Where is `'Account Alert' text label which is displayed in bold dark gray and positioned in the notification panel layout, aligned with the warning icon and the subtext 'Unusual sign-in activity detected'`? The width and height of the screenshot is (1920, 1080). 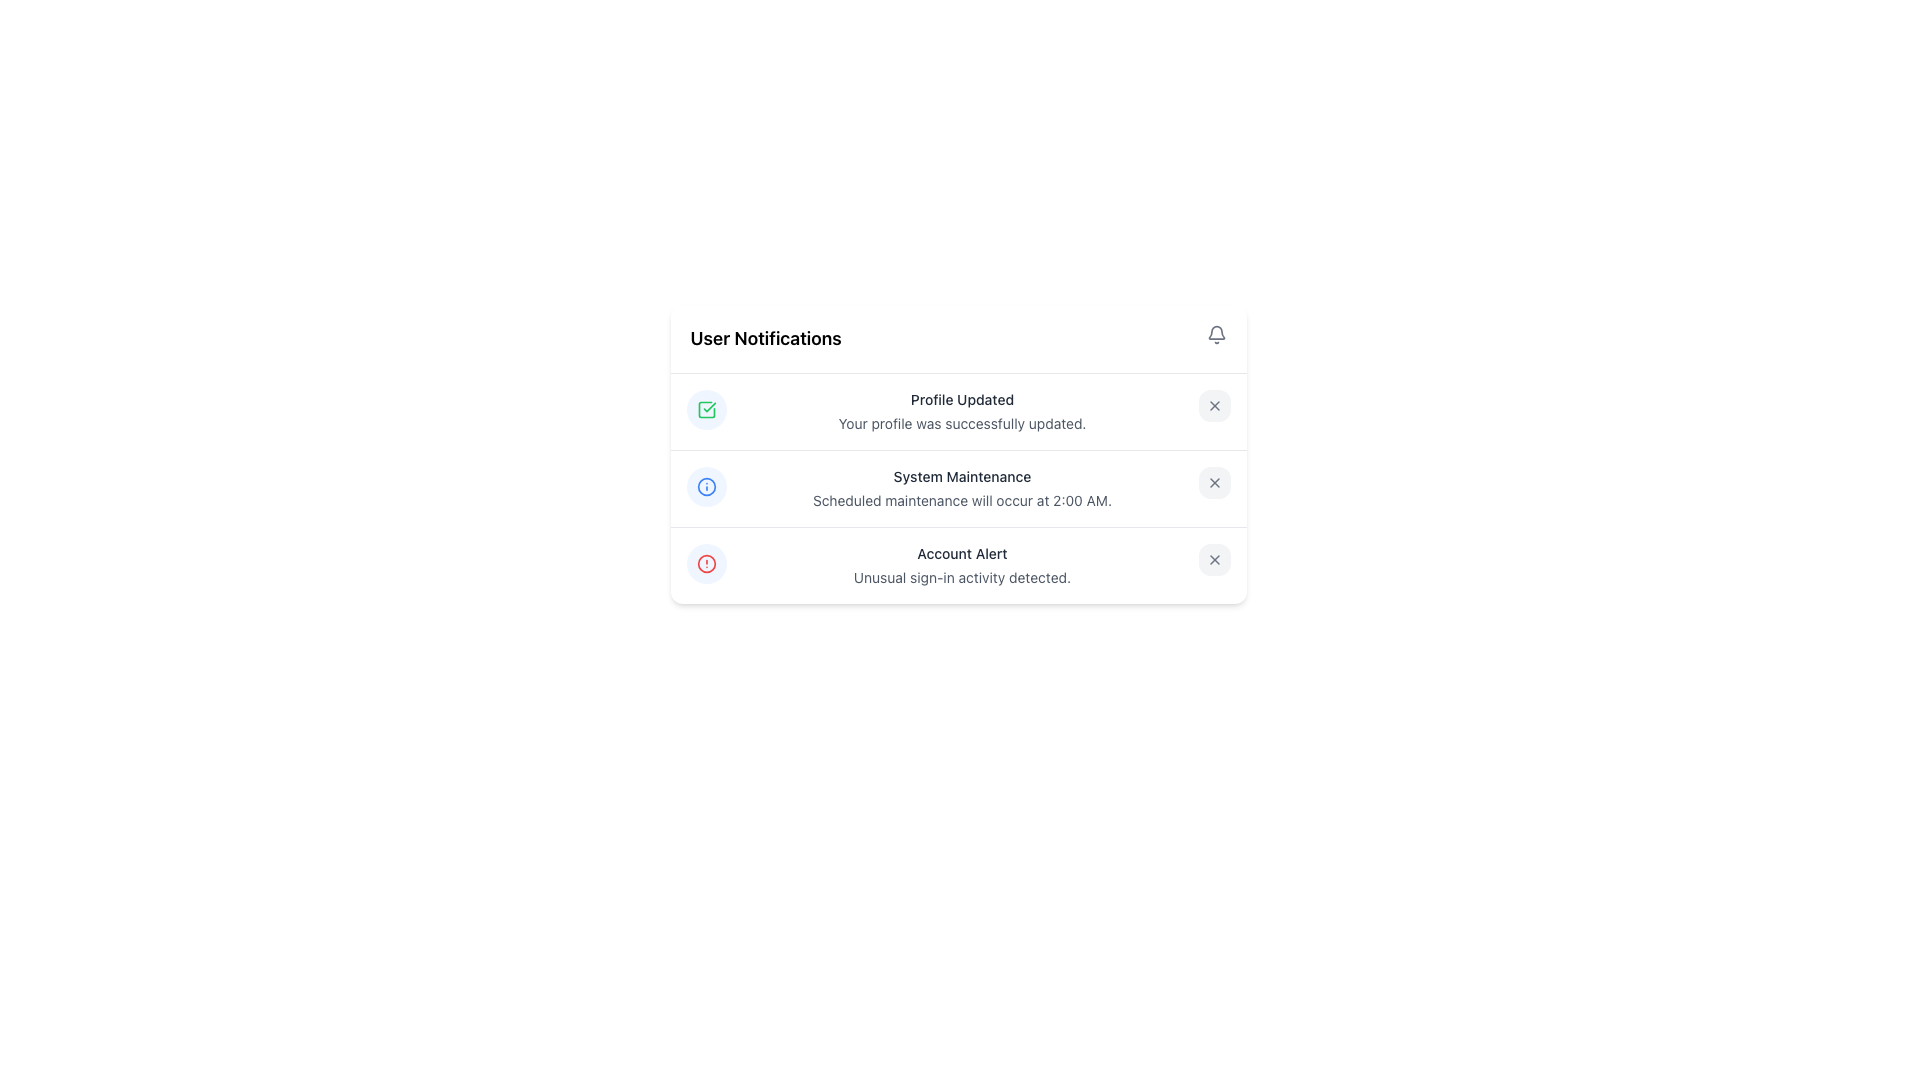
'Account Alert' text label which is displayed in bold dark gray and positioned in the notification panel layout, aligned with the warning icon and the subtext 'Unusual sign-in activity detected' is located at coordinates (962, 554).